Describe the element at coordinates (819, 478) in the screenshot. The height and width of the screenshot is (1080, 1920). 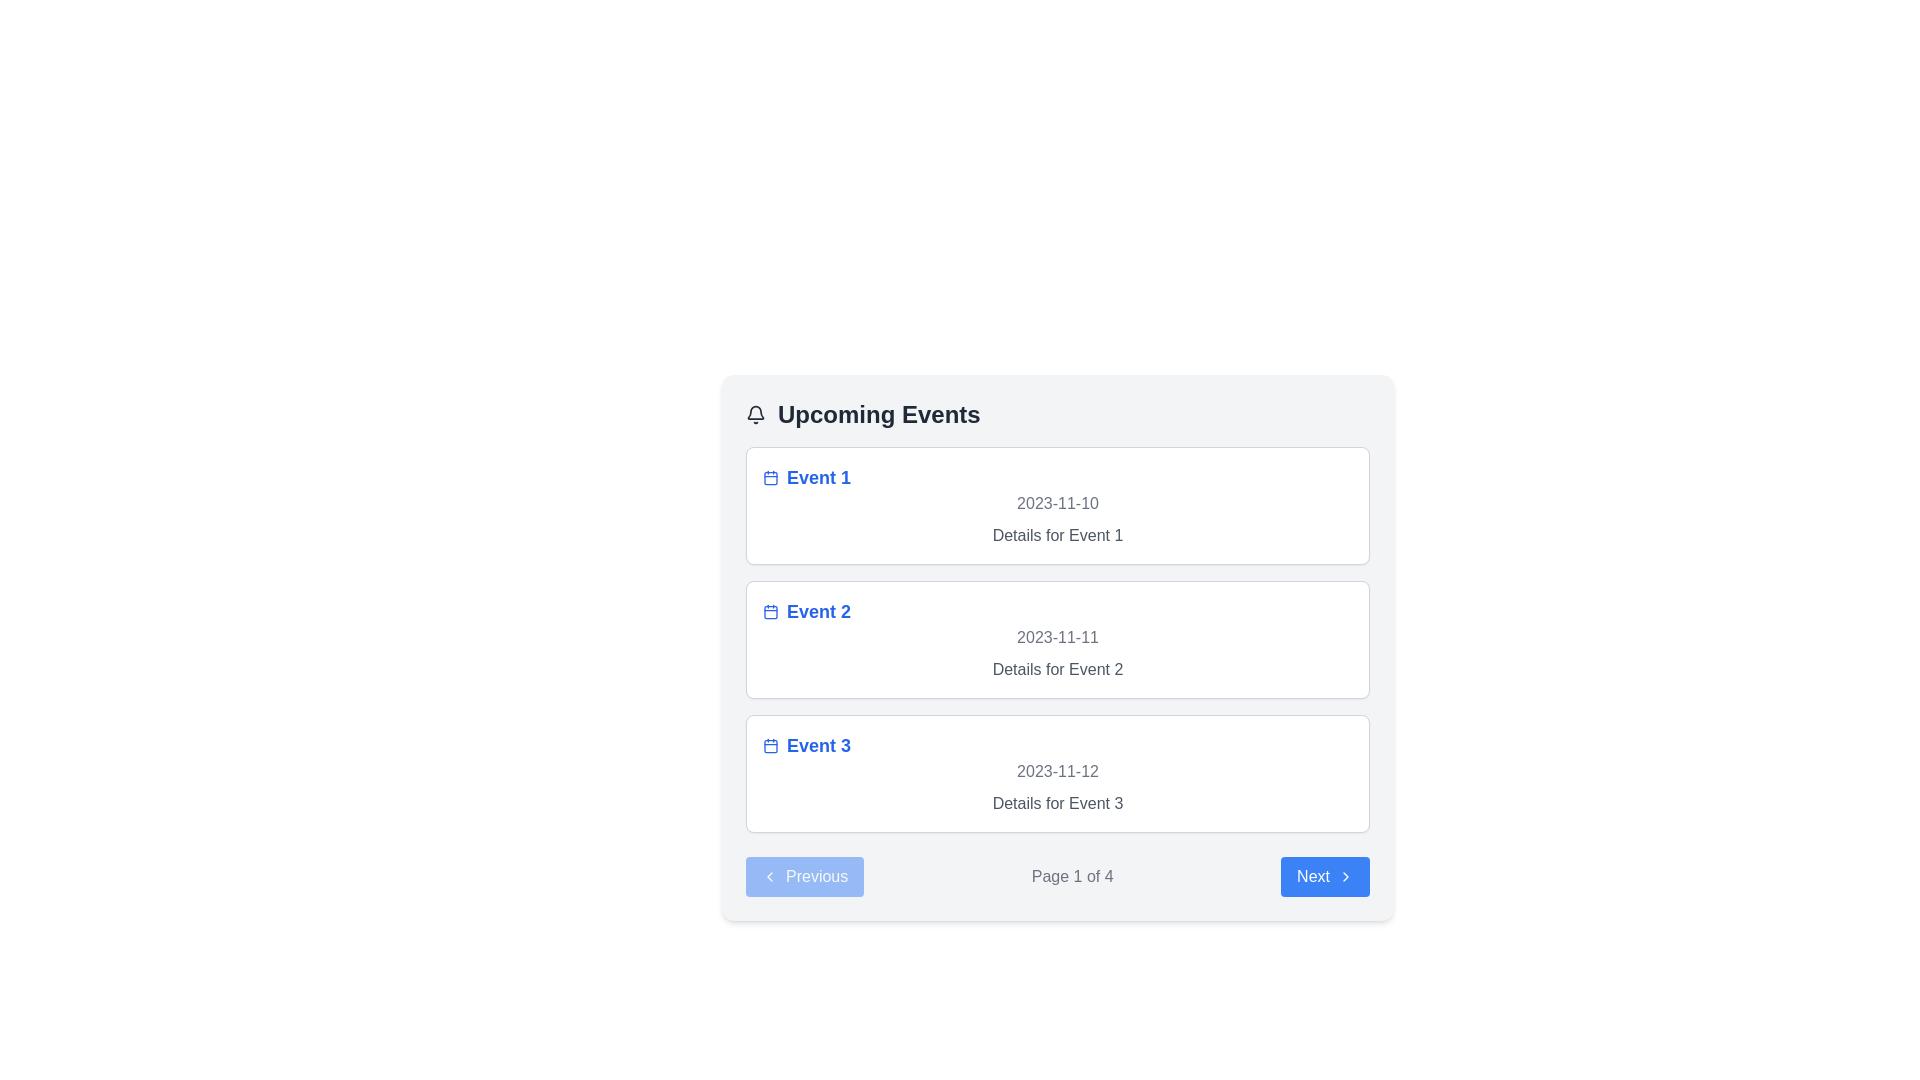
I see `the 'Event 1' text element, which is styled in a bold blue font and serves as a title for an item in the upcoming events list` at that location.